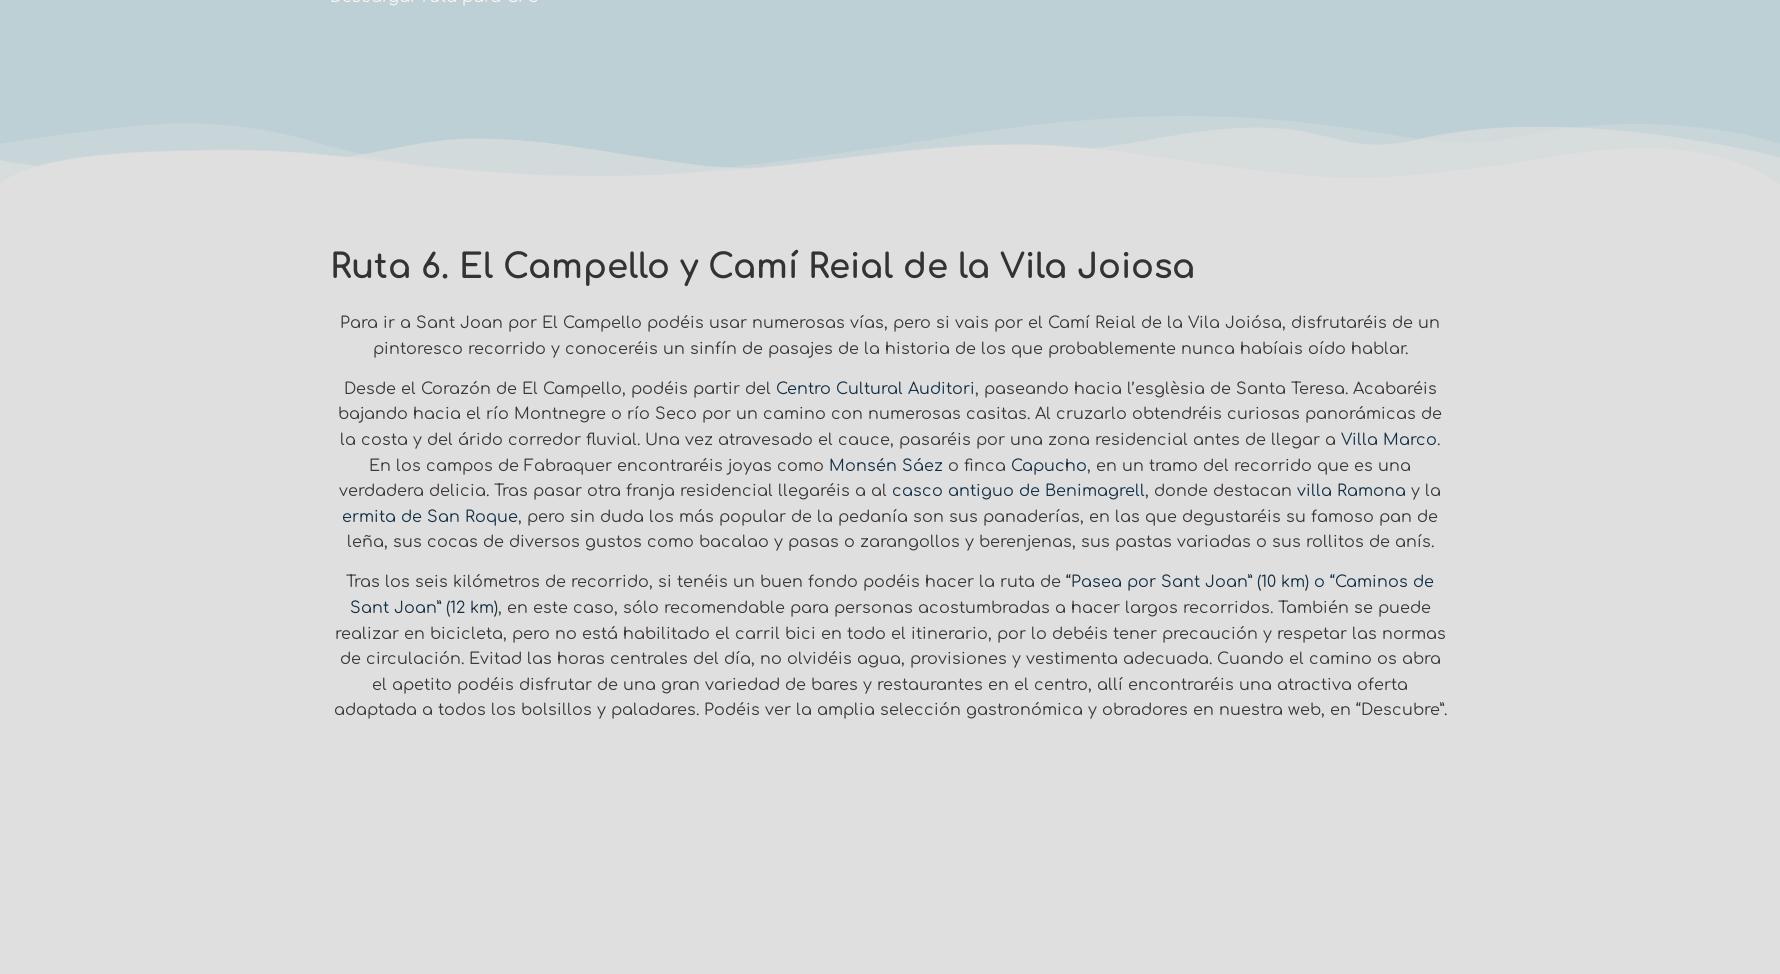 This screenshot has width=1780, height=974. What do you see at coordinates (1017, 490) in the screenshot?
I see `'casco antiguo de Benimagrell'` at bounding box center [1017, 490].